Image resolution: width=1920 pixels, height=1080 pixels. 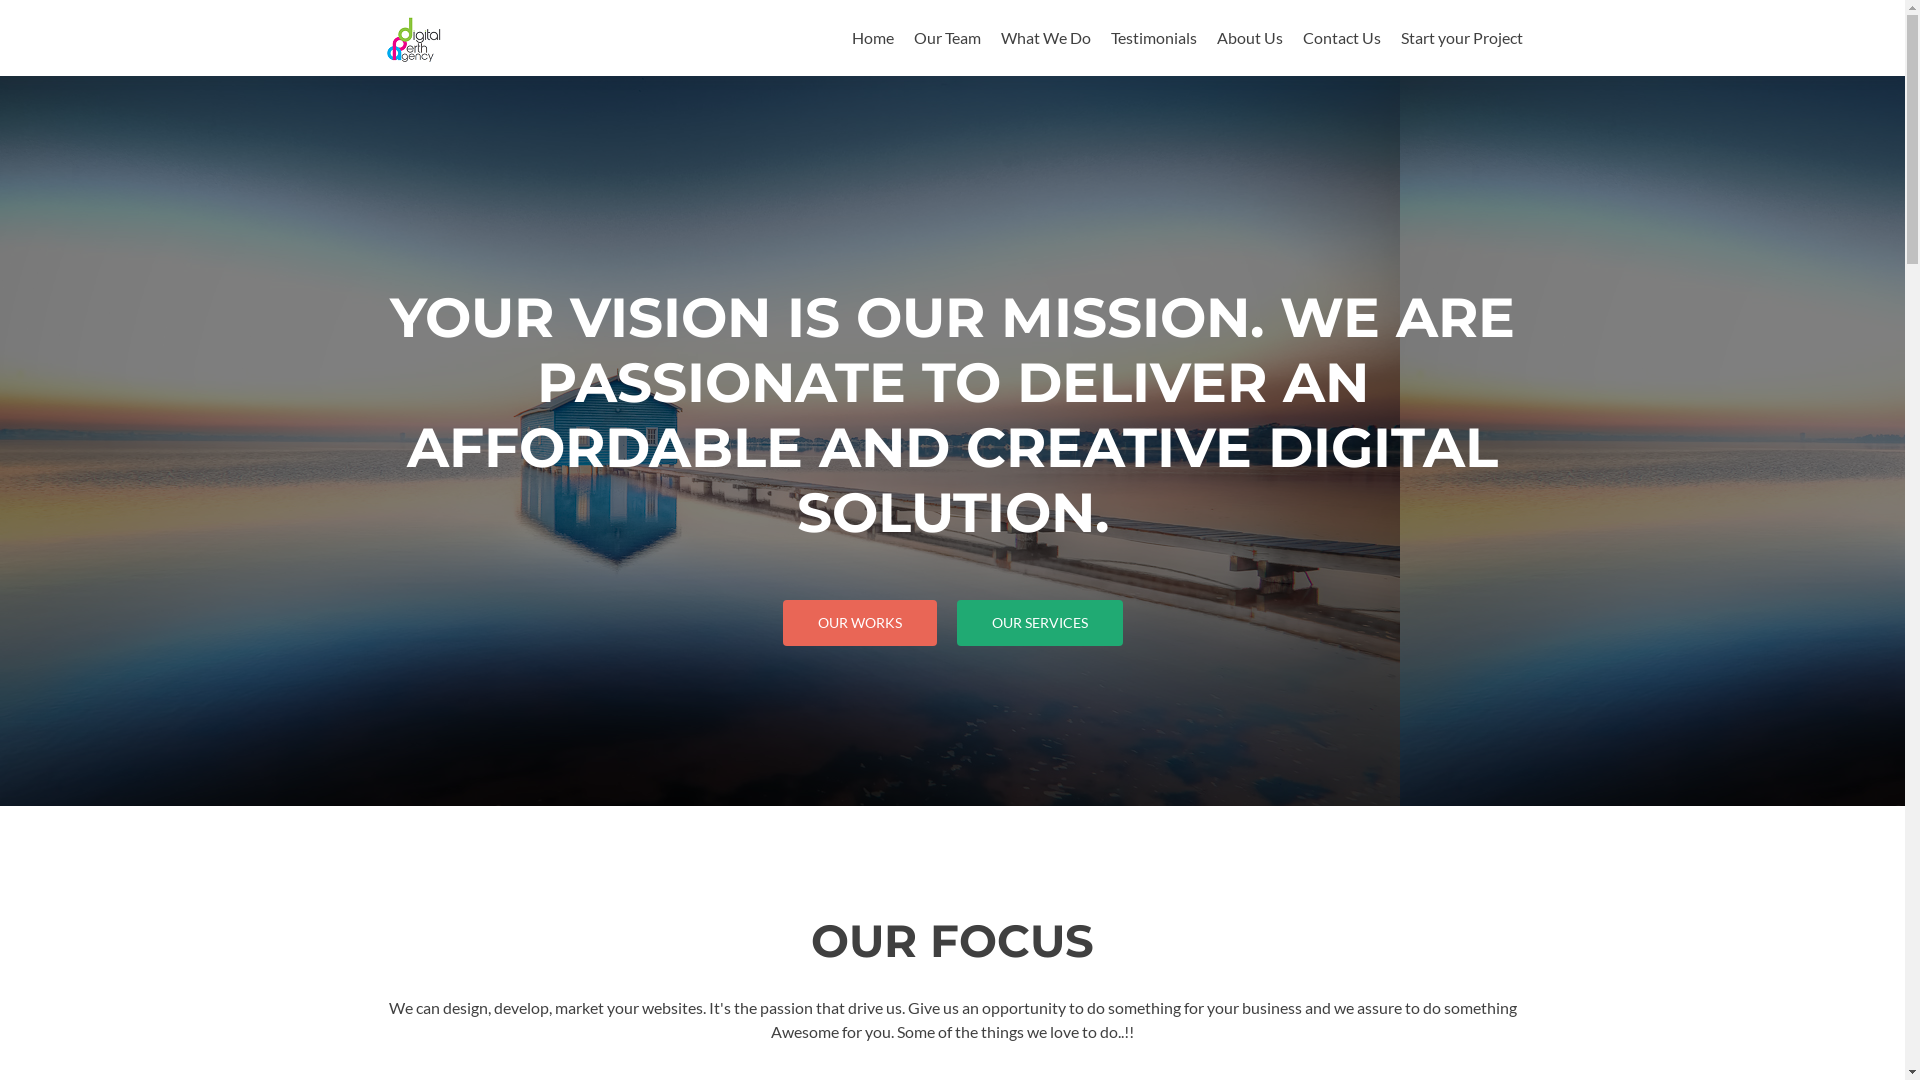 What do you see at coordinates (1247, 37) in the screenshot?
I see `'About Us'` at bounding box center [1247, 37].